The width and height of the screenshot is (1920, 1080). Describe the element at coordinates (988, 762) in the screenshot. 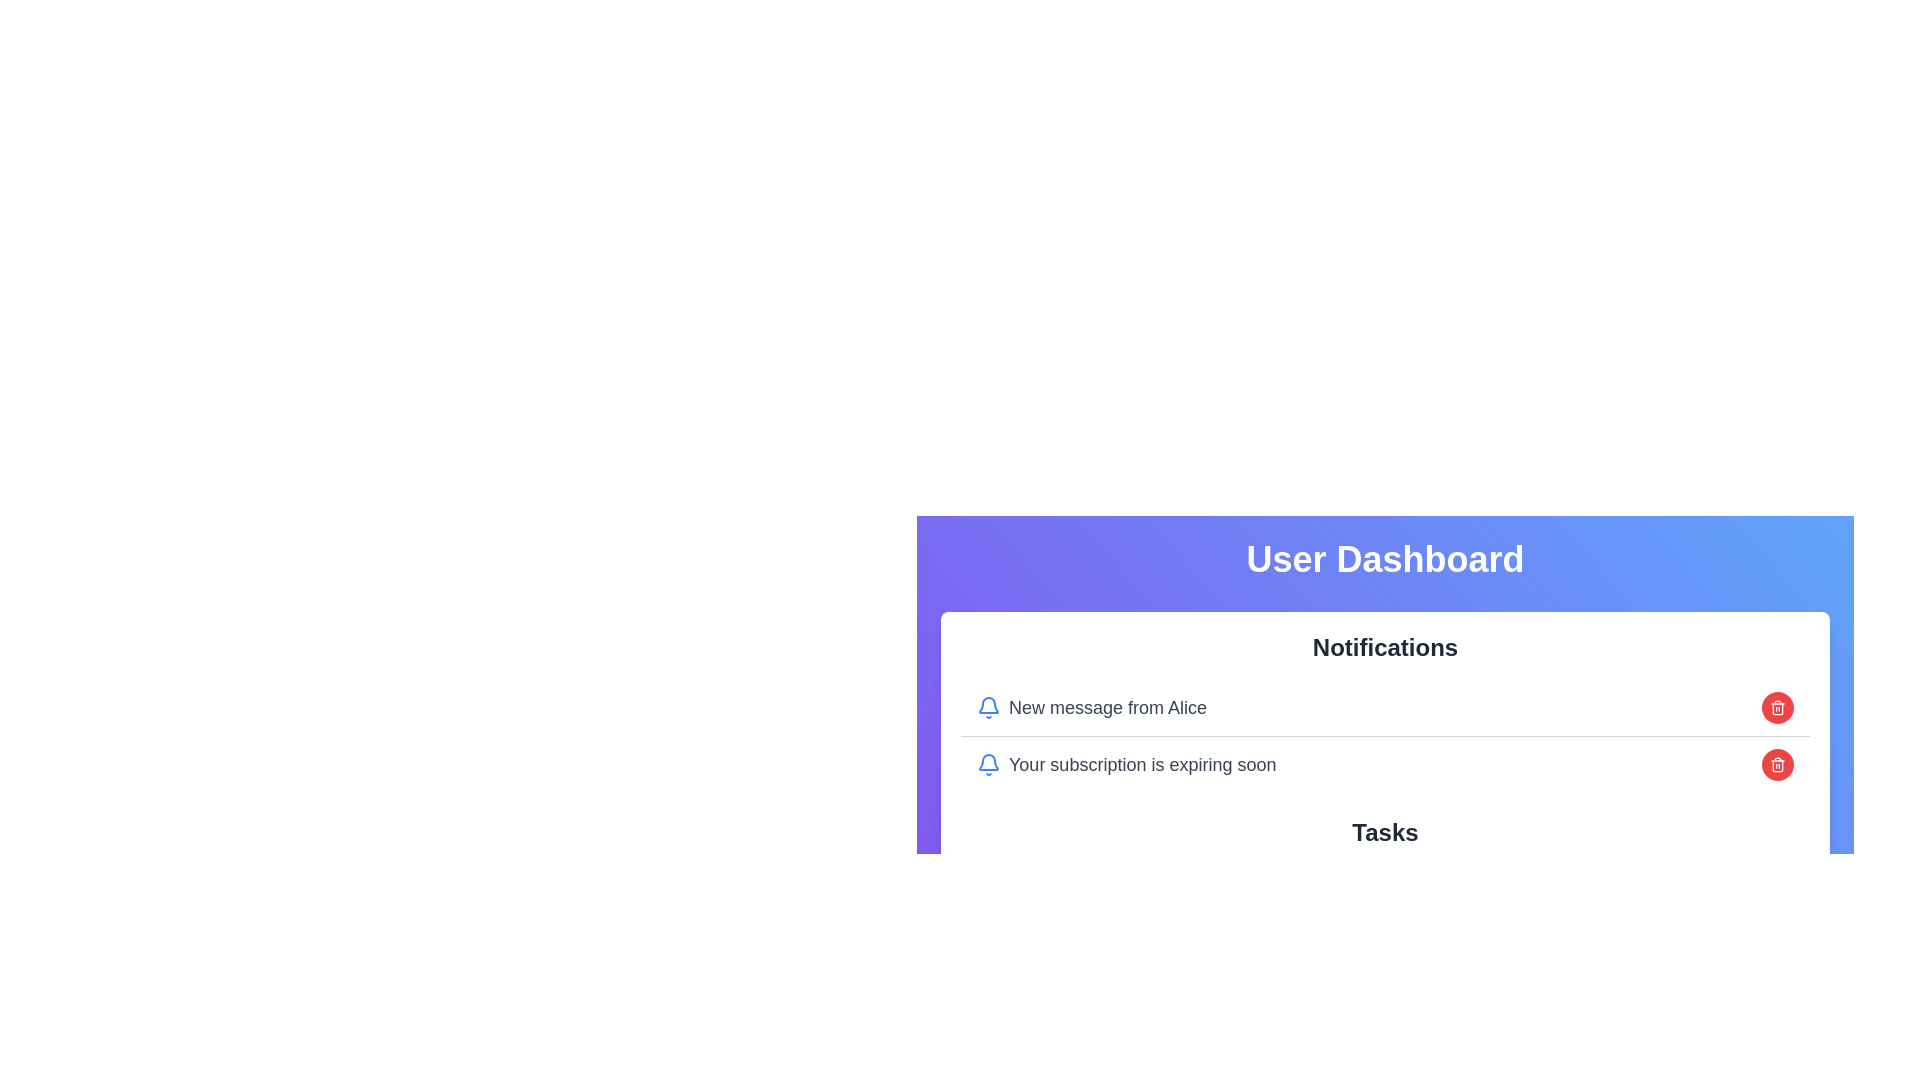

I see `the decorative bell icon in the notifications section, which is styled as an outlined graphic and indicates that your subscription is expiring soon` at that location.